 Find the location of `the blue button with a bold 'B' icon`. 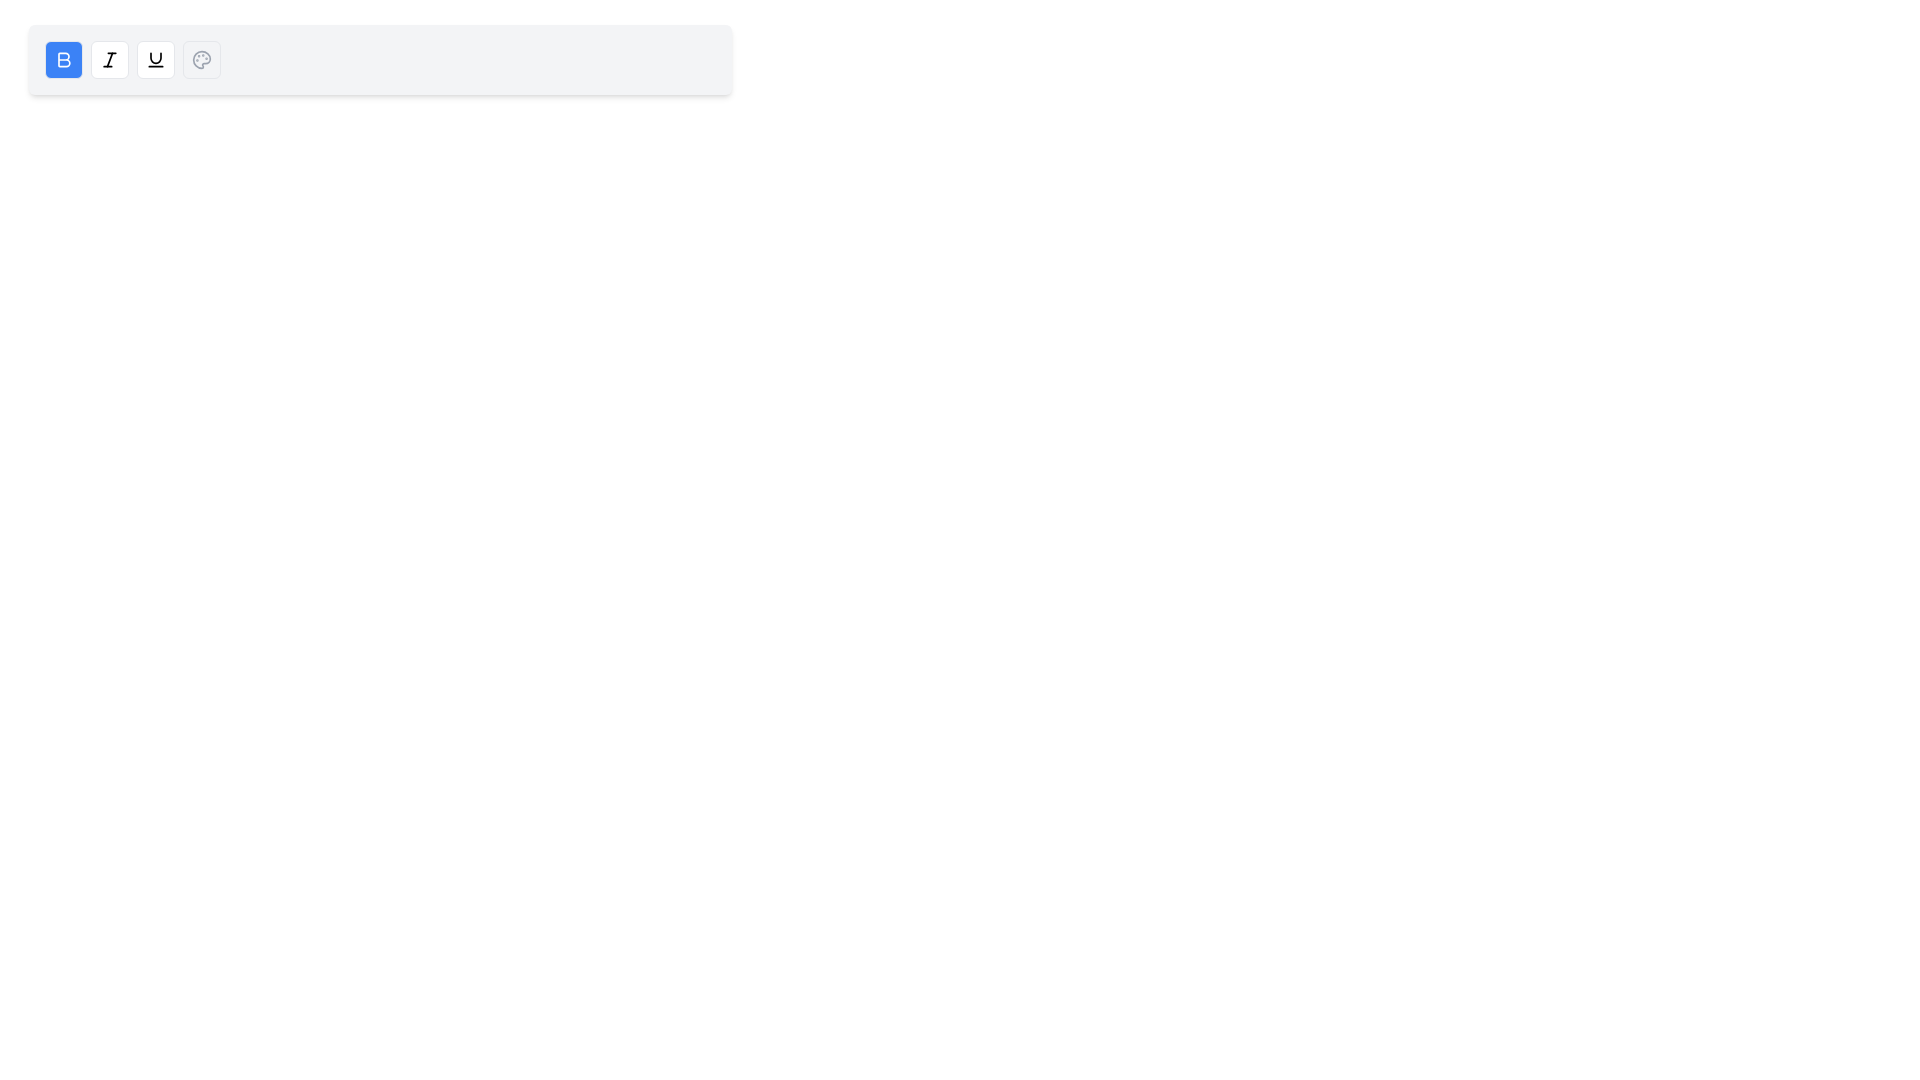

the blue button with a bold 'B' icon is located at coordinates (63, 59).